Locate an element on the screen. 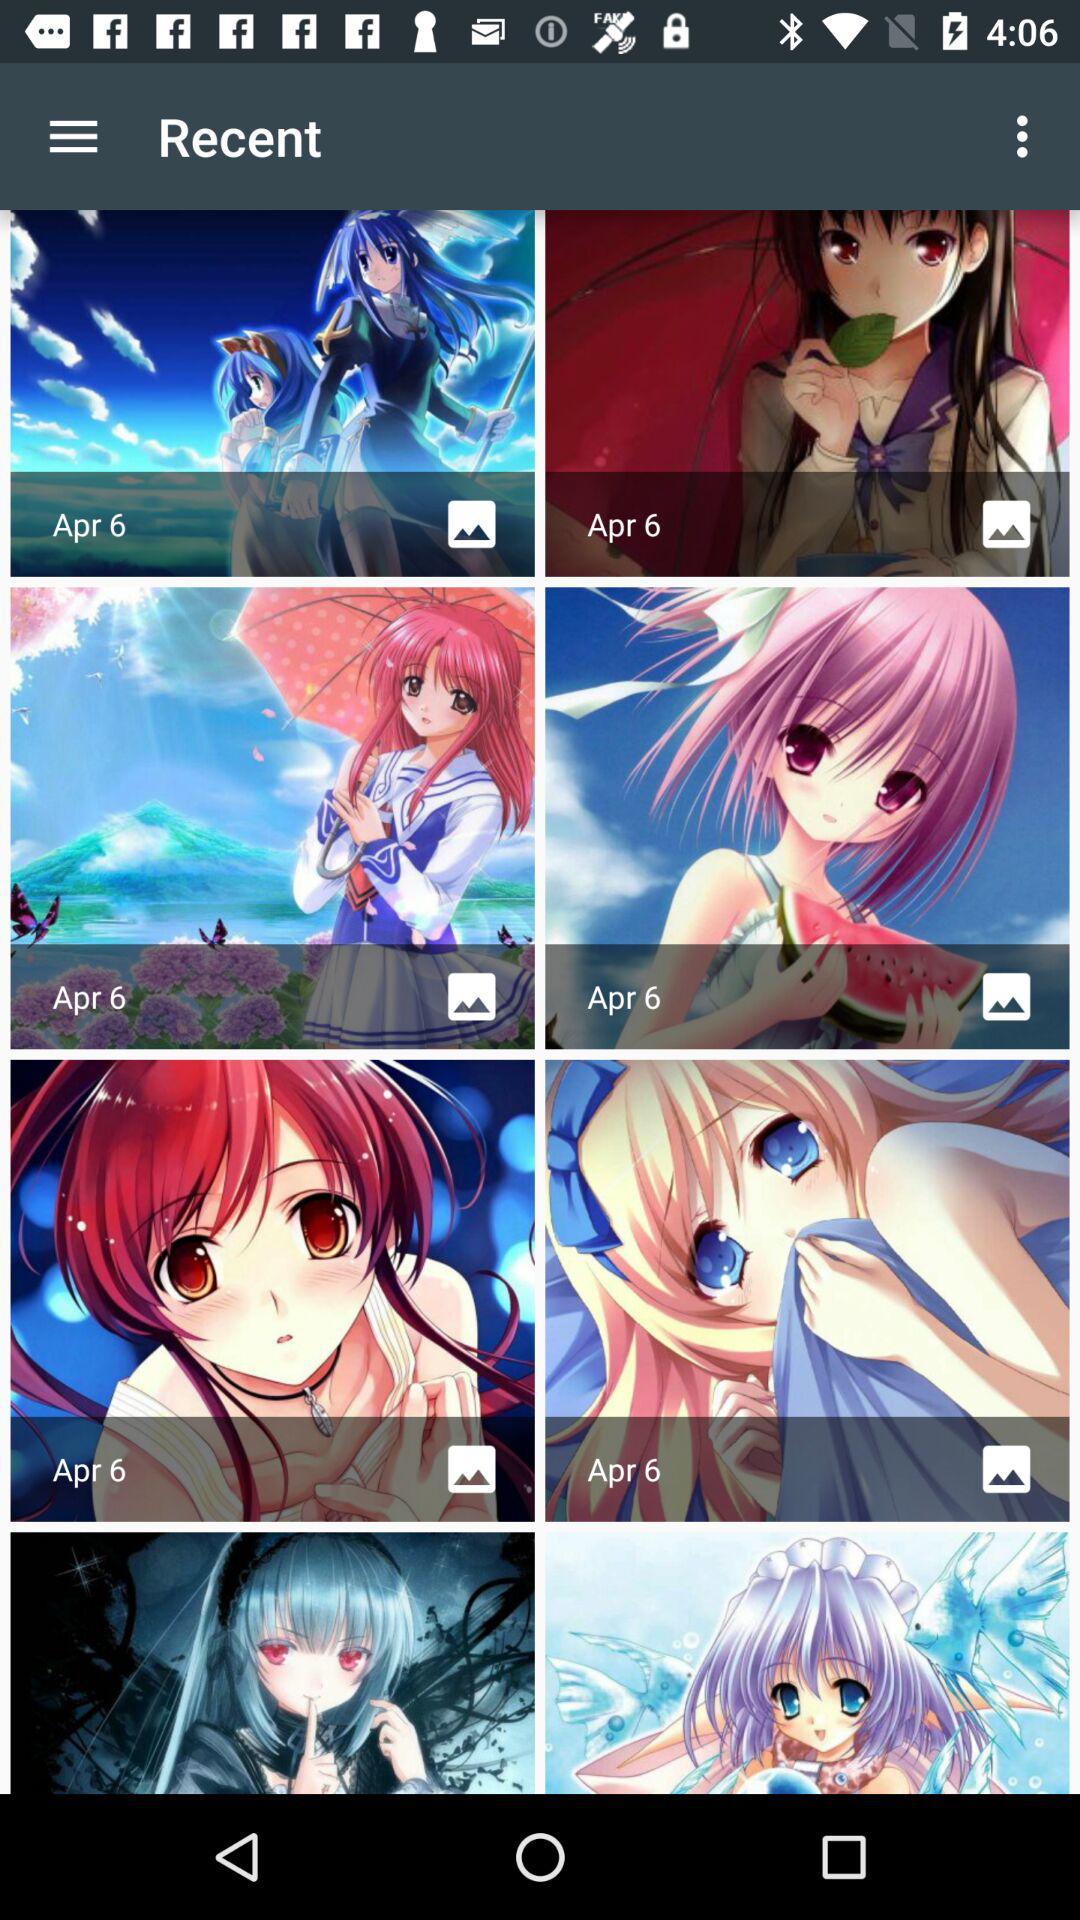 The width and height of the screenshot is (1080, 1920). icon next to recent app is located at coordinates (72, 135).